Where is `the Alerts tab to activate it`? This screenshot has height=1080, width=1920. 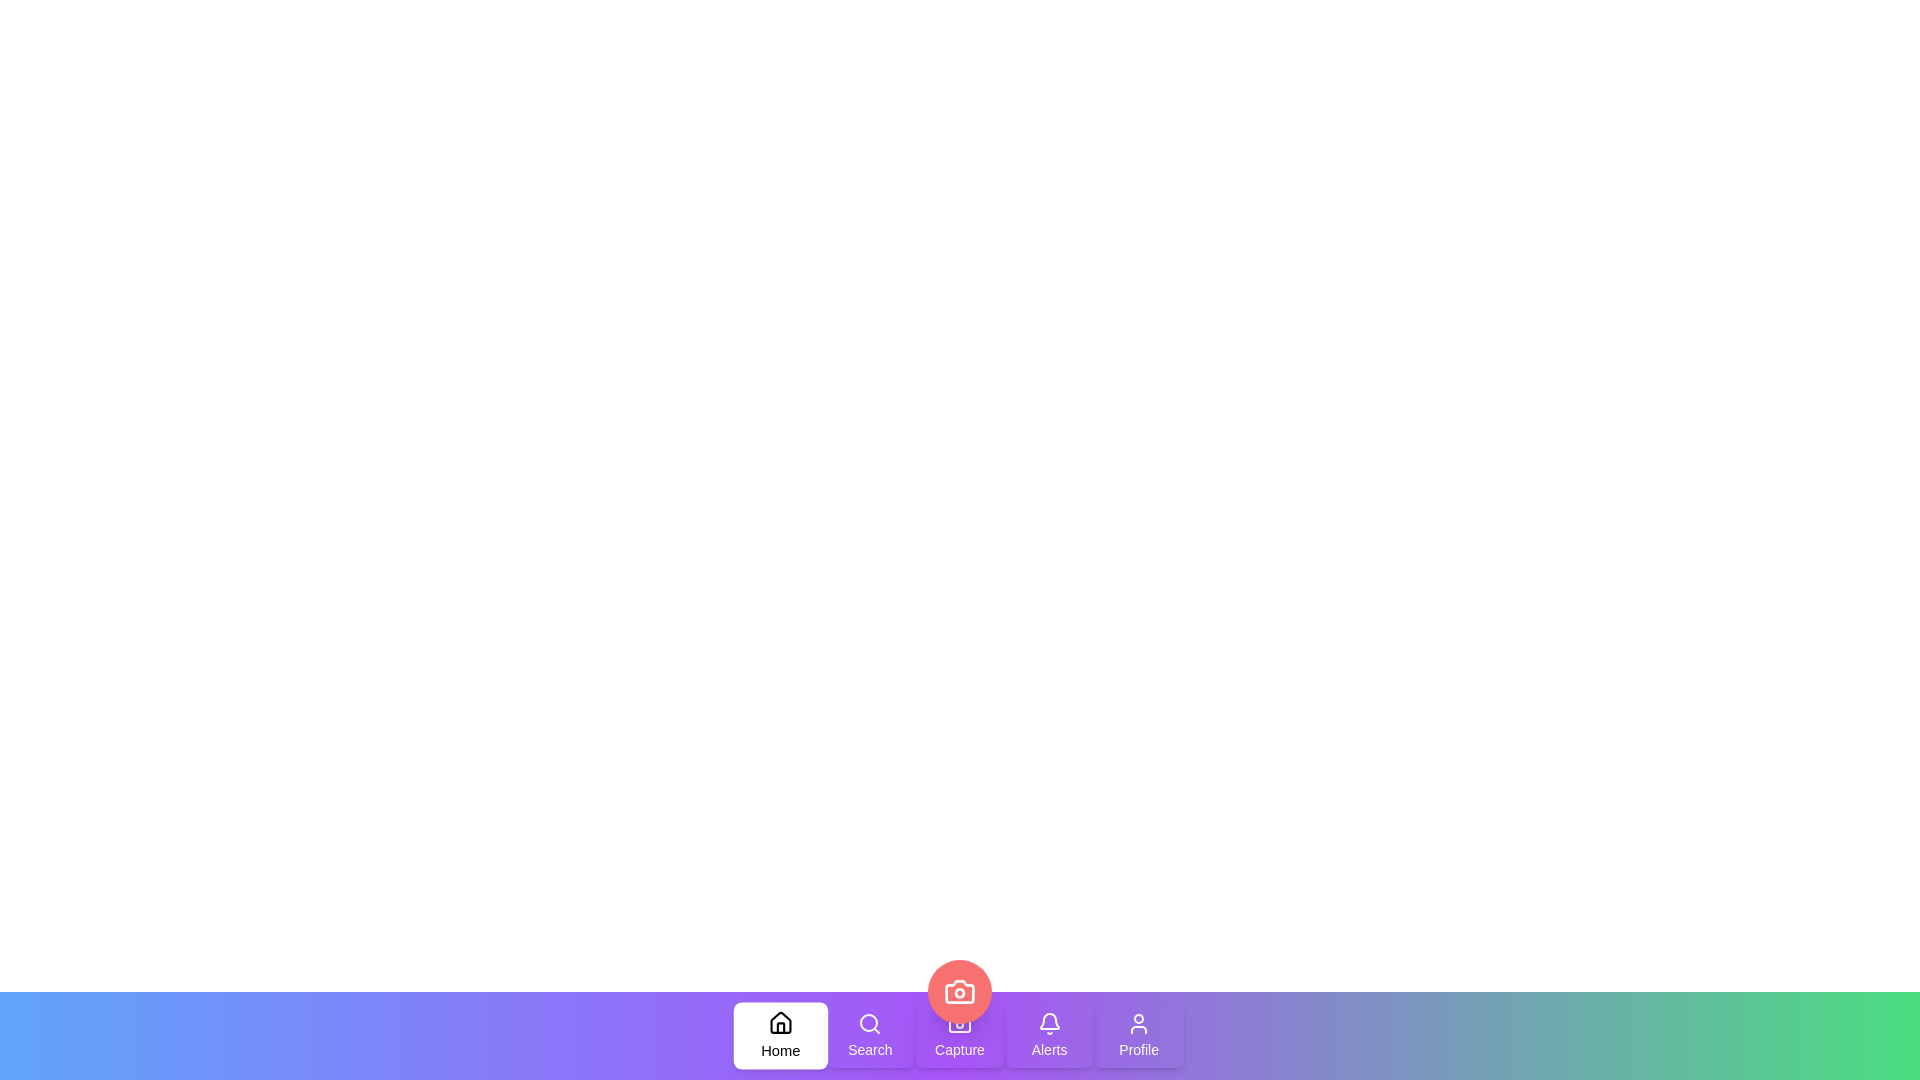
the Alerts tab to activate it is located at coordinates (1048, 1035).